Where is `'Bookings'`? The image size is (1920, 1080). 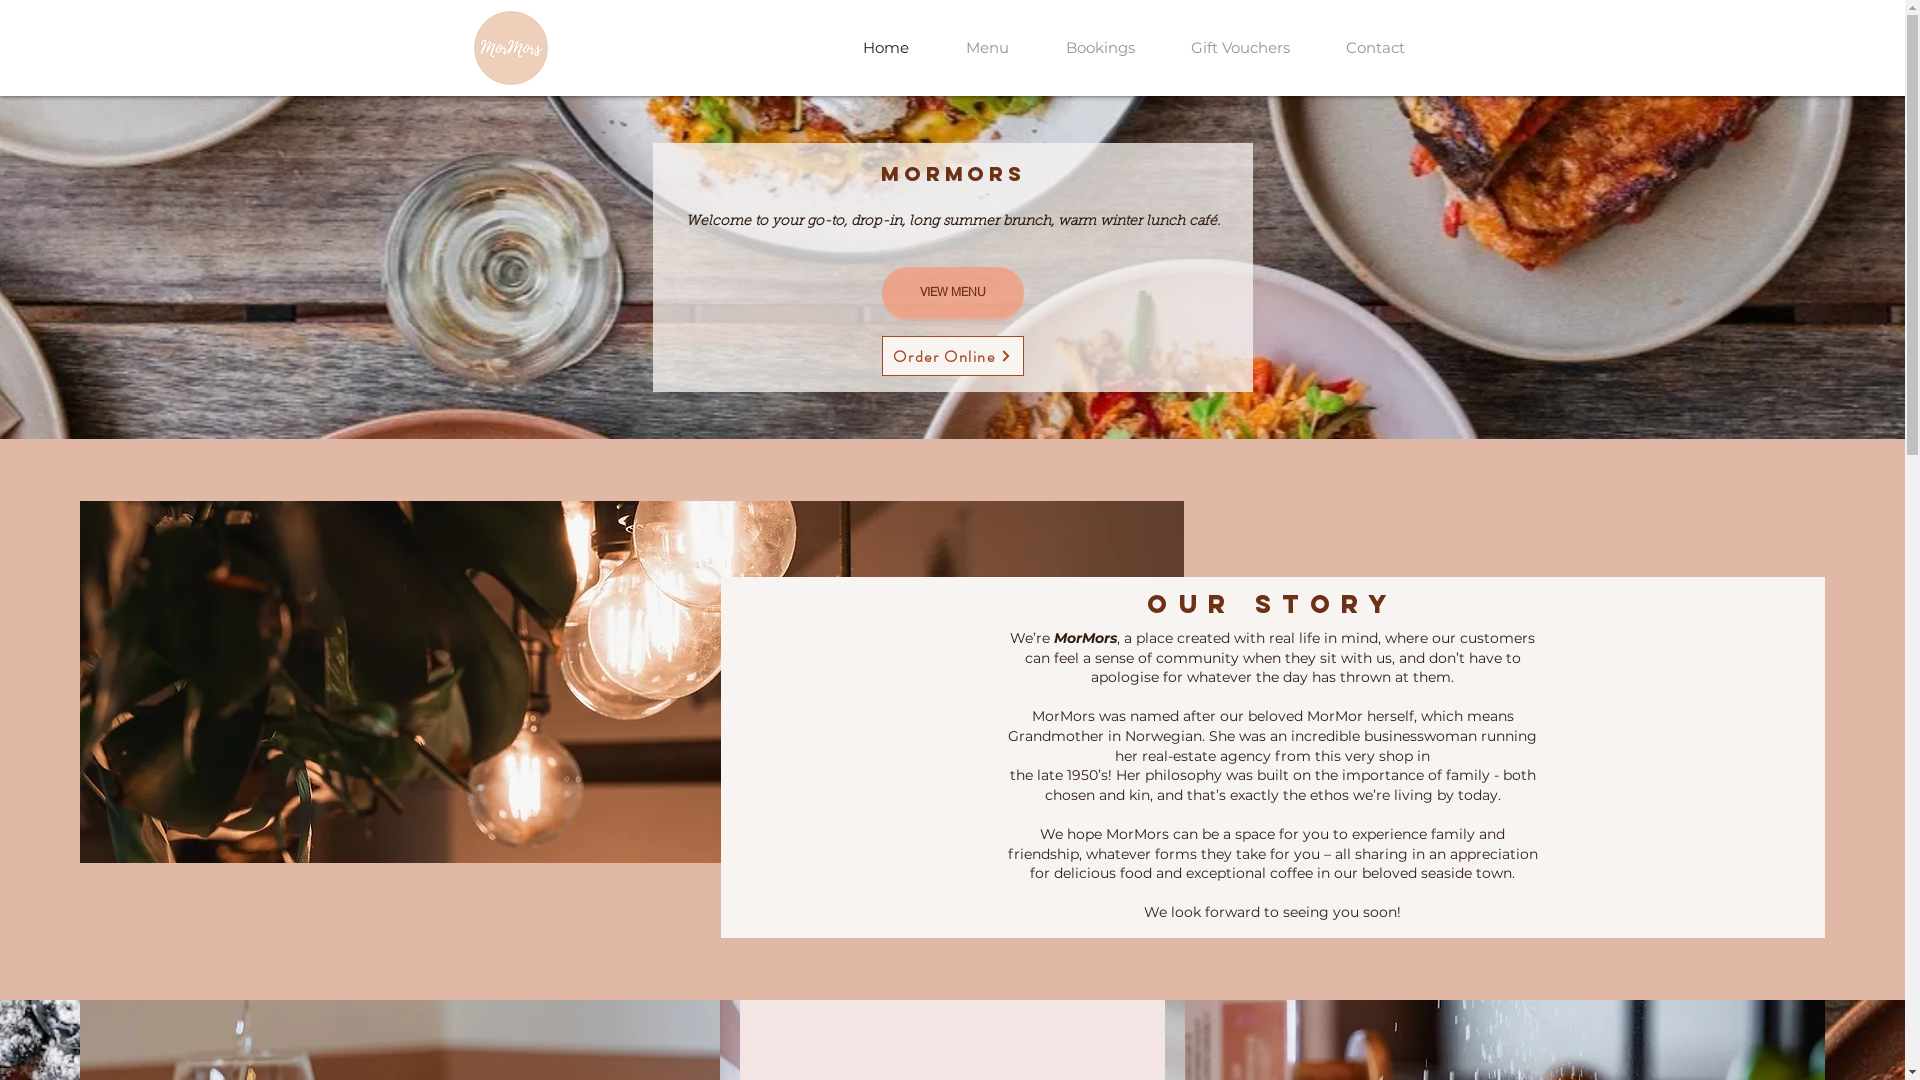
'Bookings' is located at coordinates (1099, 46).